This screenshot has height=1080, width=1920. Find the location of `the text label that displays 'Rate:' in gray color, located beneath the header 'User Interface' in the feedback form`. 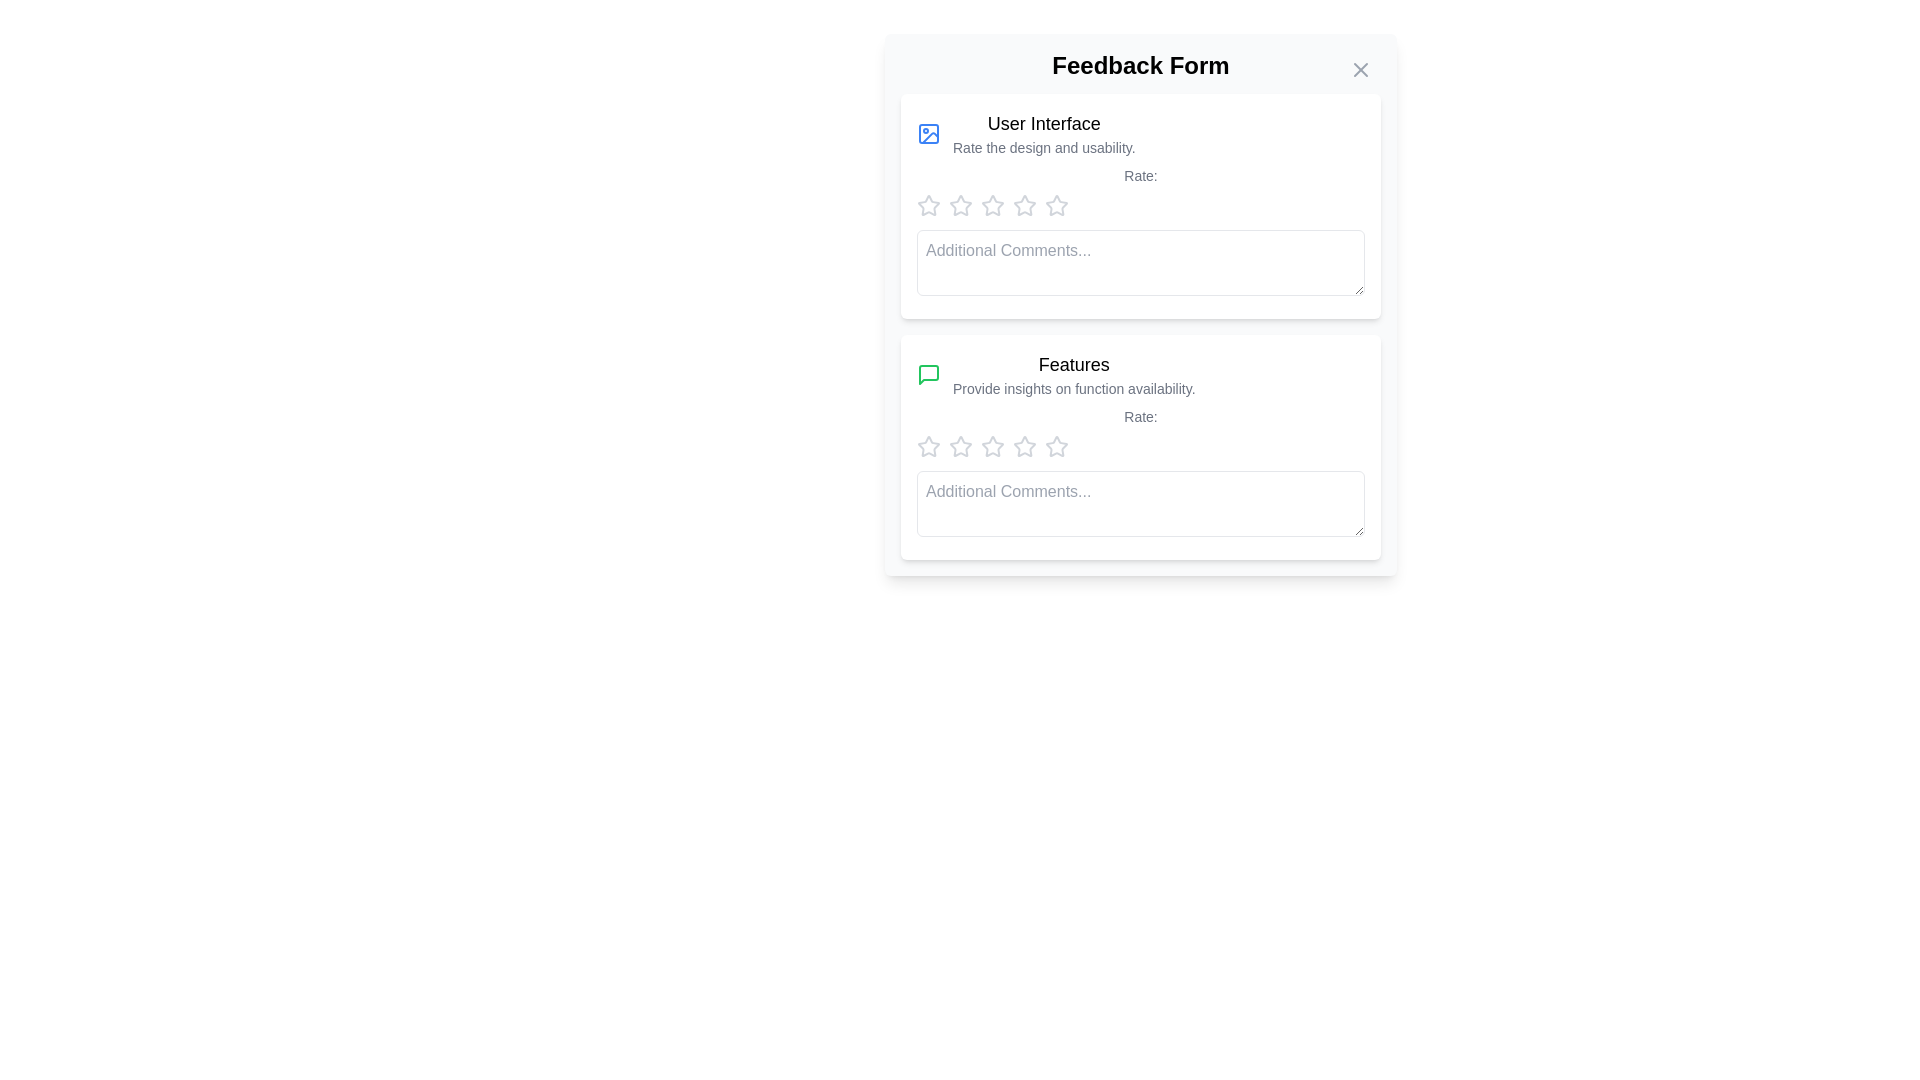

the text label that displays 'Rate:' in gray color, located beneath the header 'User Interface' in the feedback form is located at coordinates (1141, 175).